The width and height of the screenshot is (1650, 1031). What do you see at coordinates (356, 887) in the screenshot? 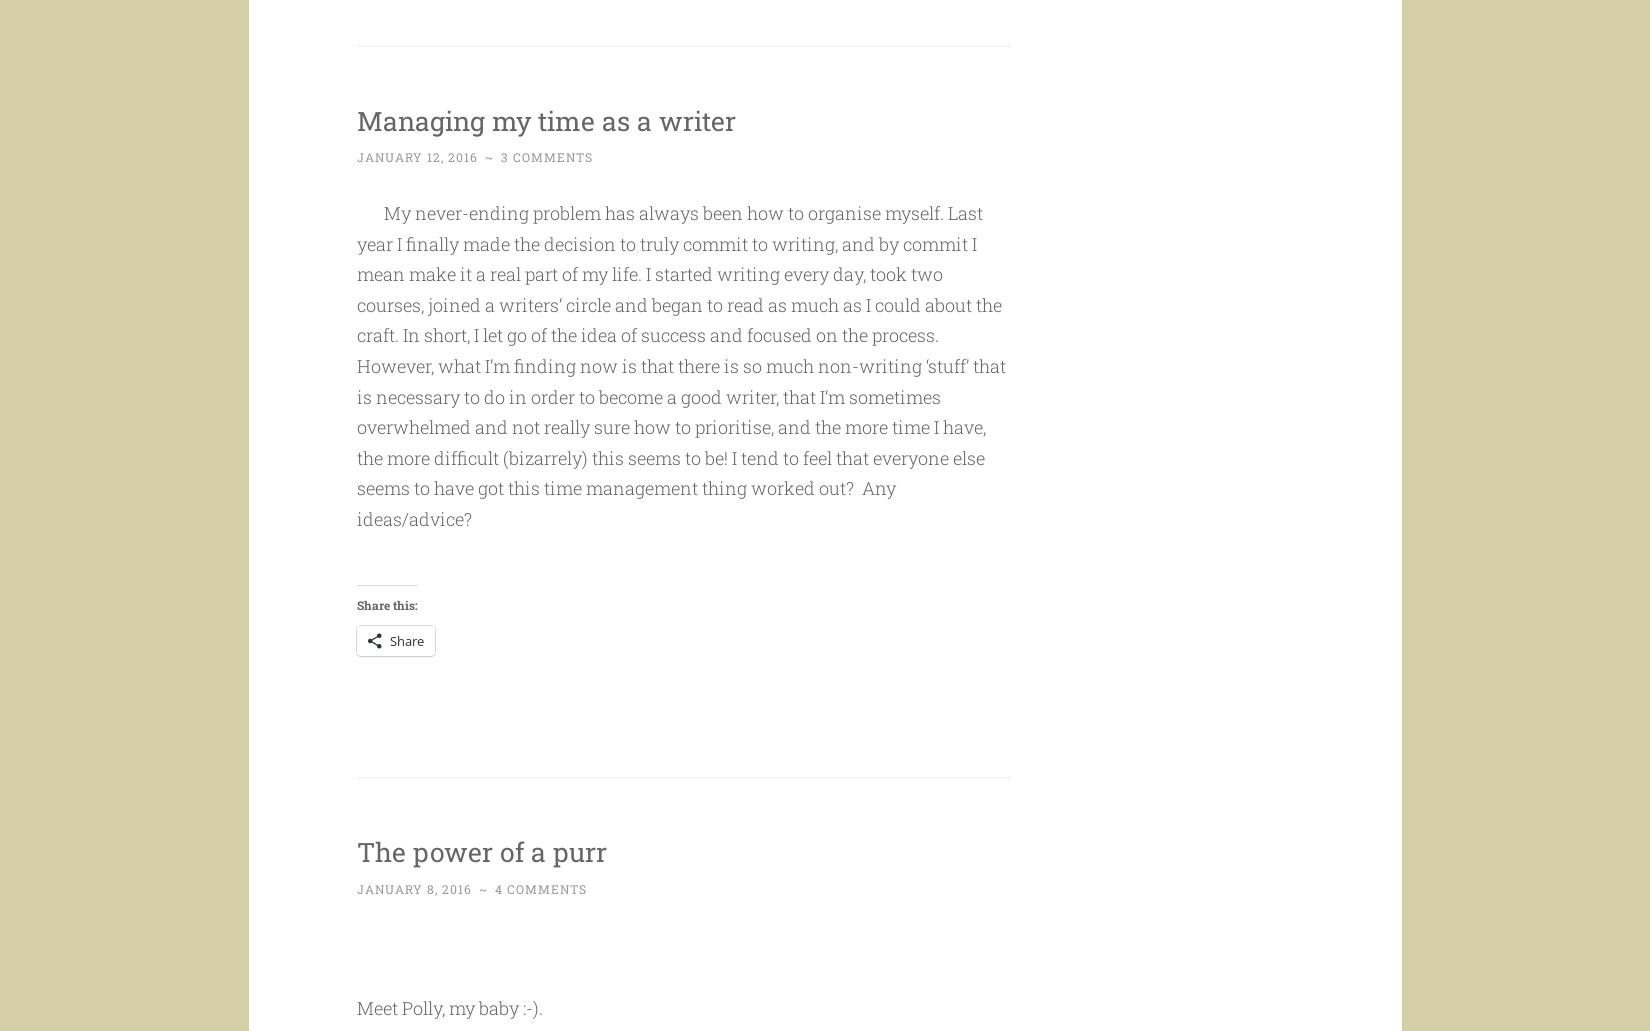
I see `'The power of a purr'` at bounding box center [356, 887].